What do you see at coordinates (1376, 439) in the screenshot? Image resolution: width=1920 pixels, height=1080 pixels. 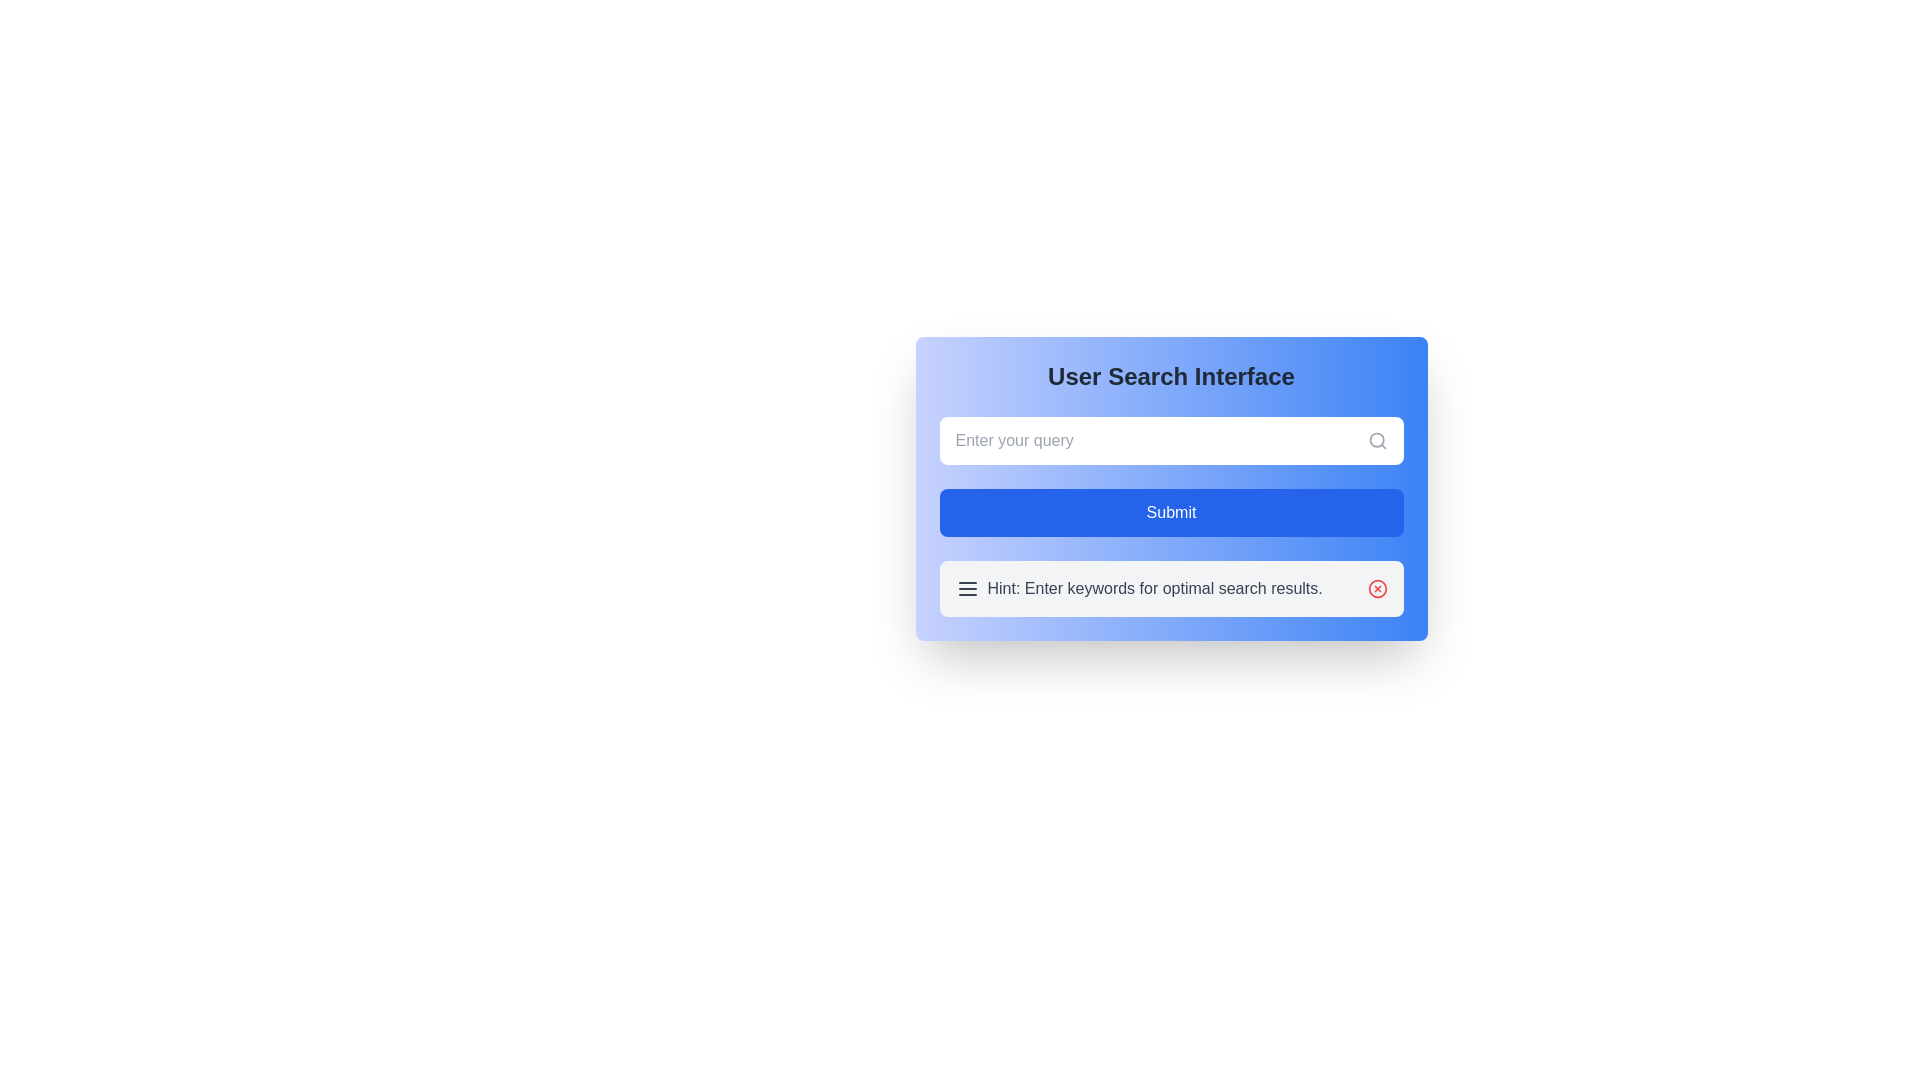 I see `the small gray magnifying glass icon located at the top-right corner of the search input field` at bounding box center [1376, 439].